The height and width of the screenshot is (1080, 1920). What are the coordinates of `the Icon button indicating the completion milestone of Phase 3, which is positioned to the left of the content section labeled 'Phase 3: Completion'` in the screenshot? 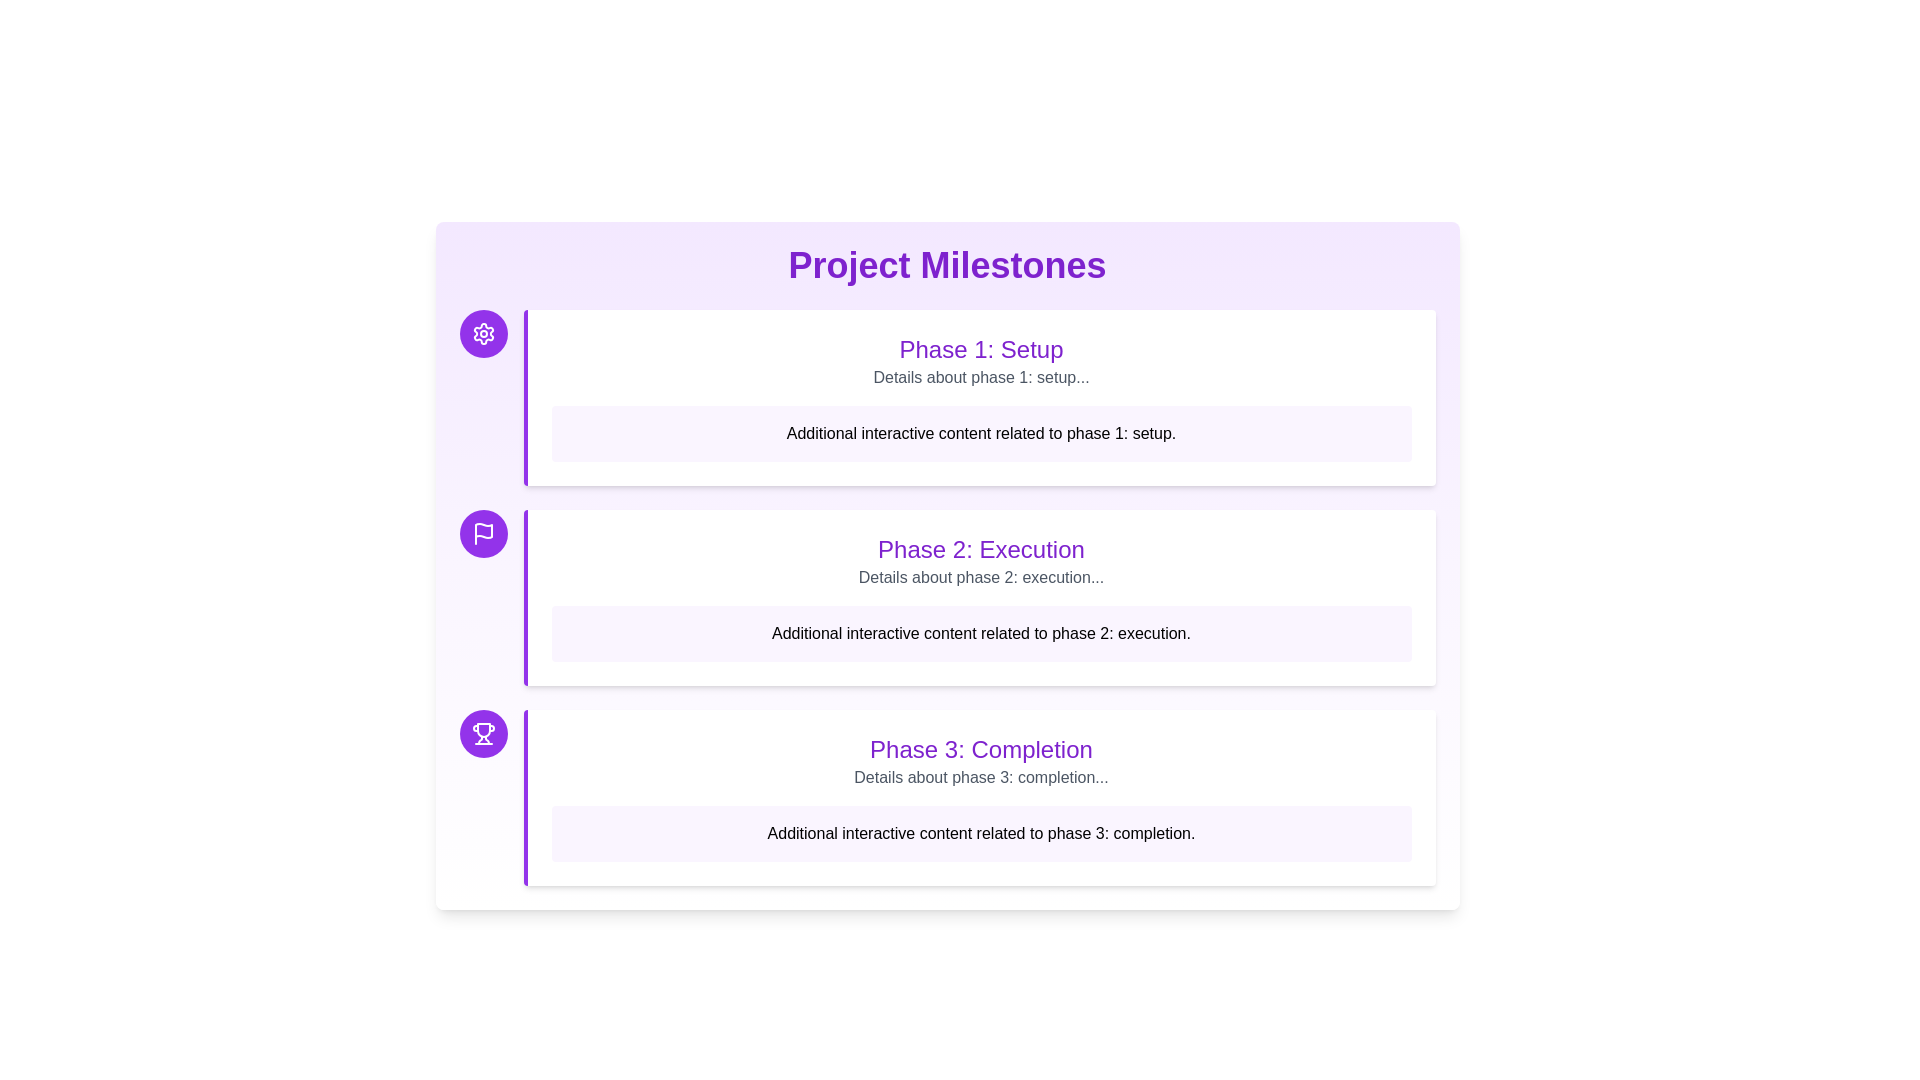 It's located at (483, 733).